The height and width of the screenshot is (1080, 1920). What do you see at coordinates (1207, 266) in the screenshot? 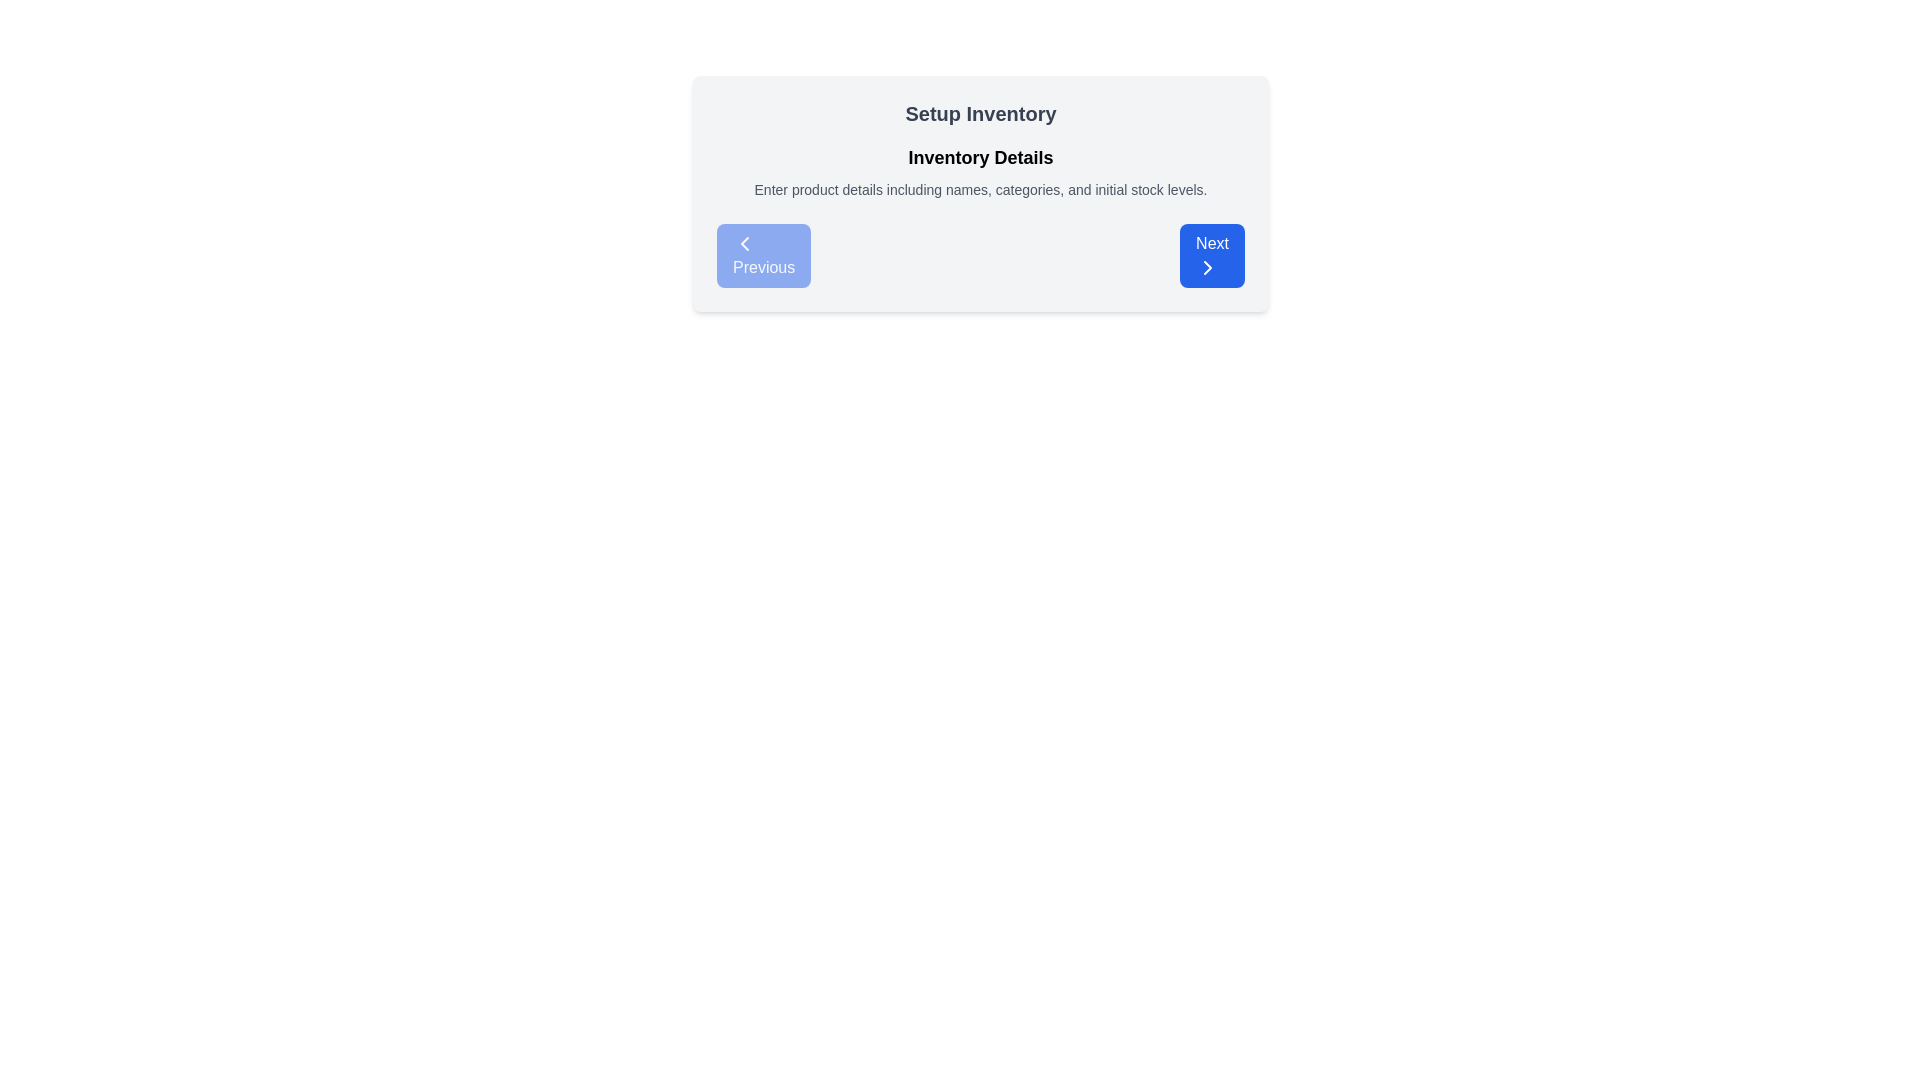
I see `the SVG Icon representing the 'Next' button, which is located to the right of the text label 'Next' within the card-like modal interface` at bounding box center [1207, 266].